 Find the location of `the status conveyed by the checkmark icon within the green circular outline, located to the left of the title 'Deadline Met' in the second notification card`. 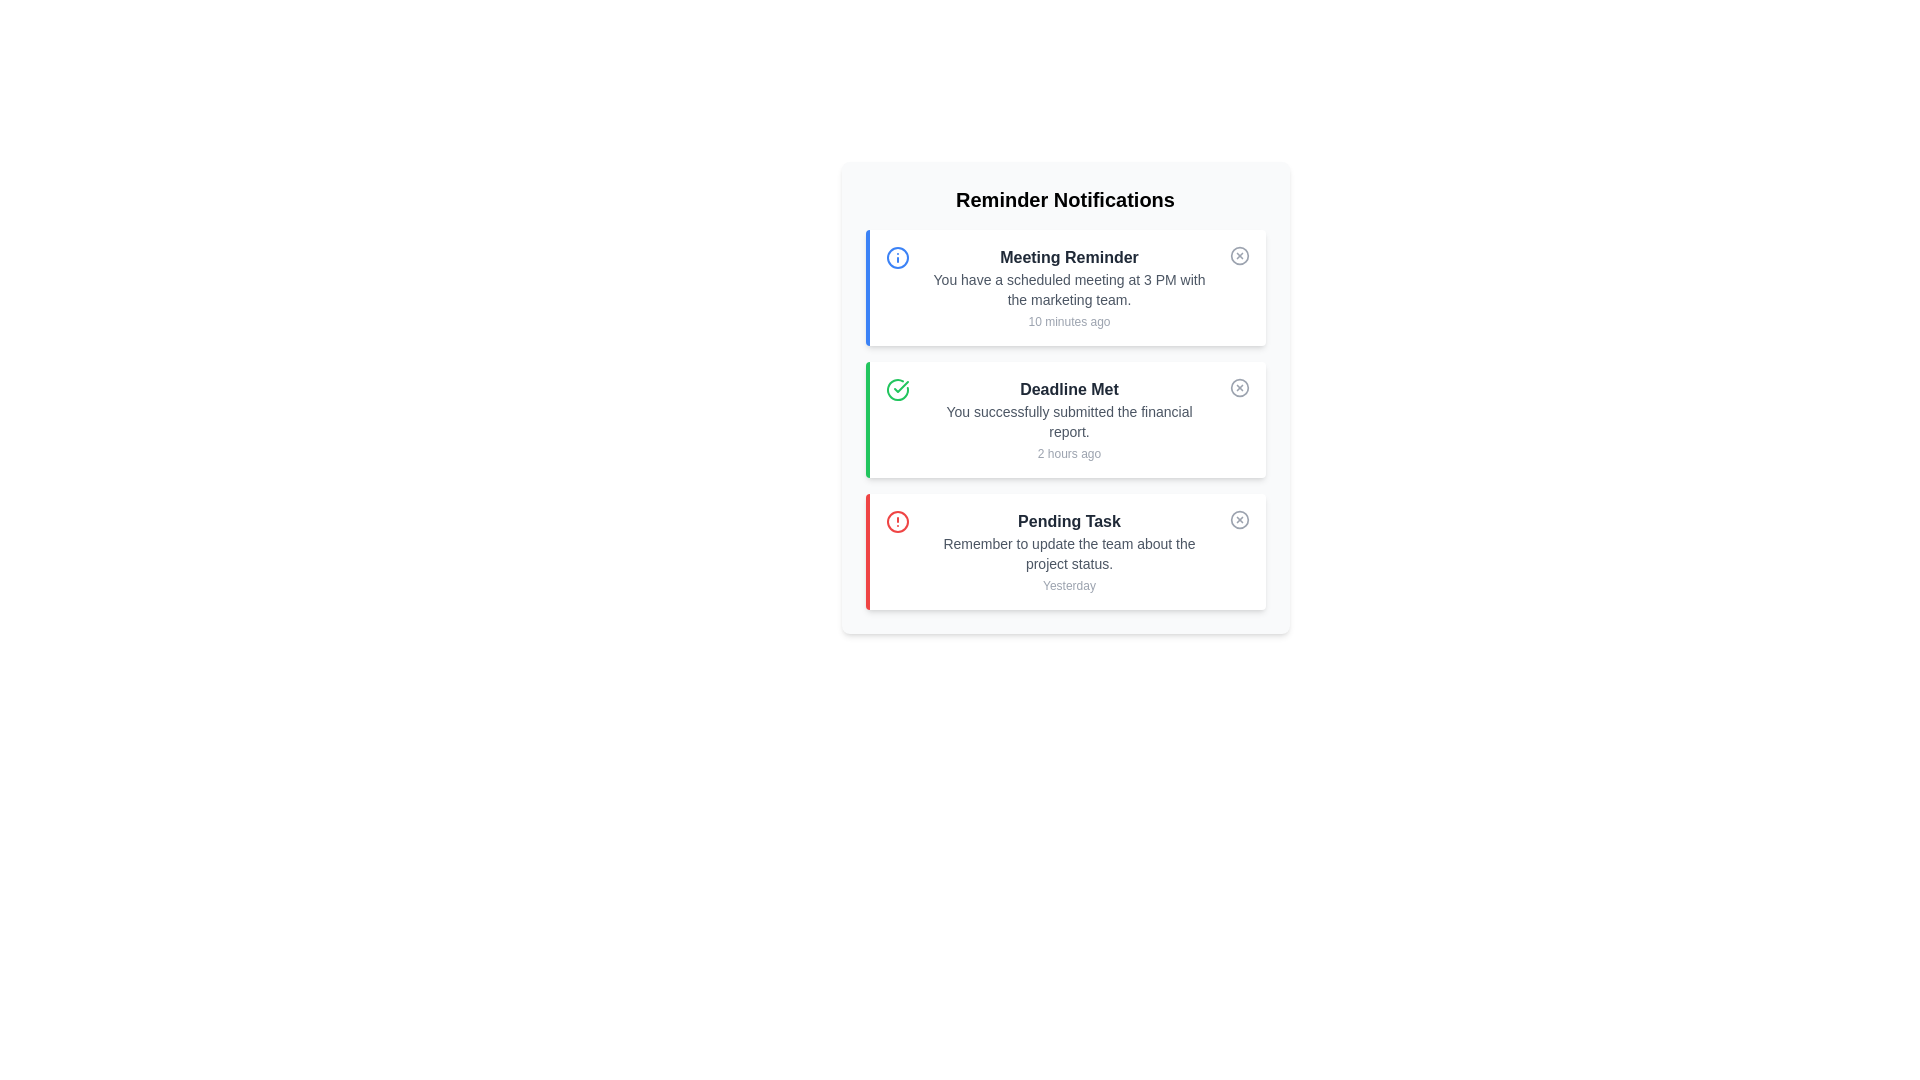

the status conveyed by the checkmark icon within the green circular outline, located to the left of the title 'Deadline Met' in the second notification card is located at coordinates (900, 386).